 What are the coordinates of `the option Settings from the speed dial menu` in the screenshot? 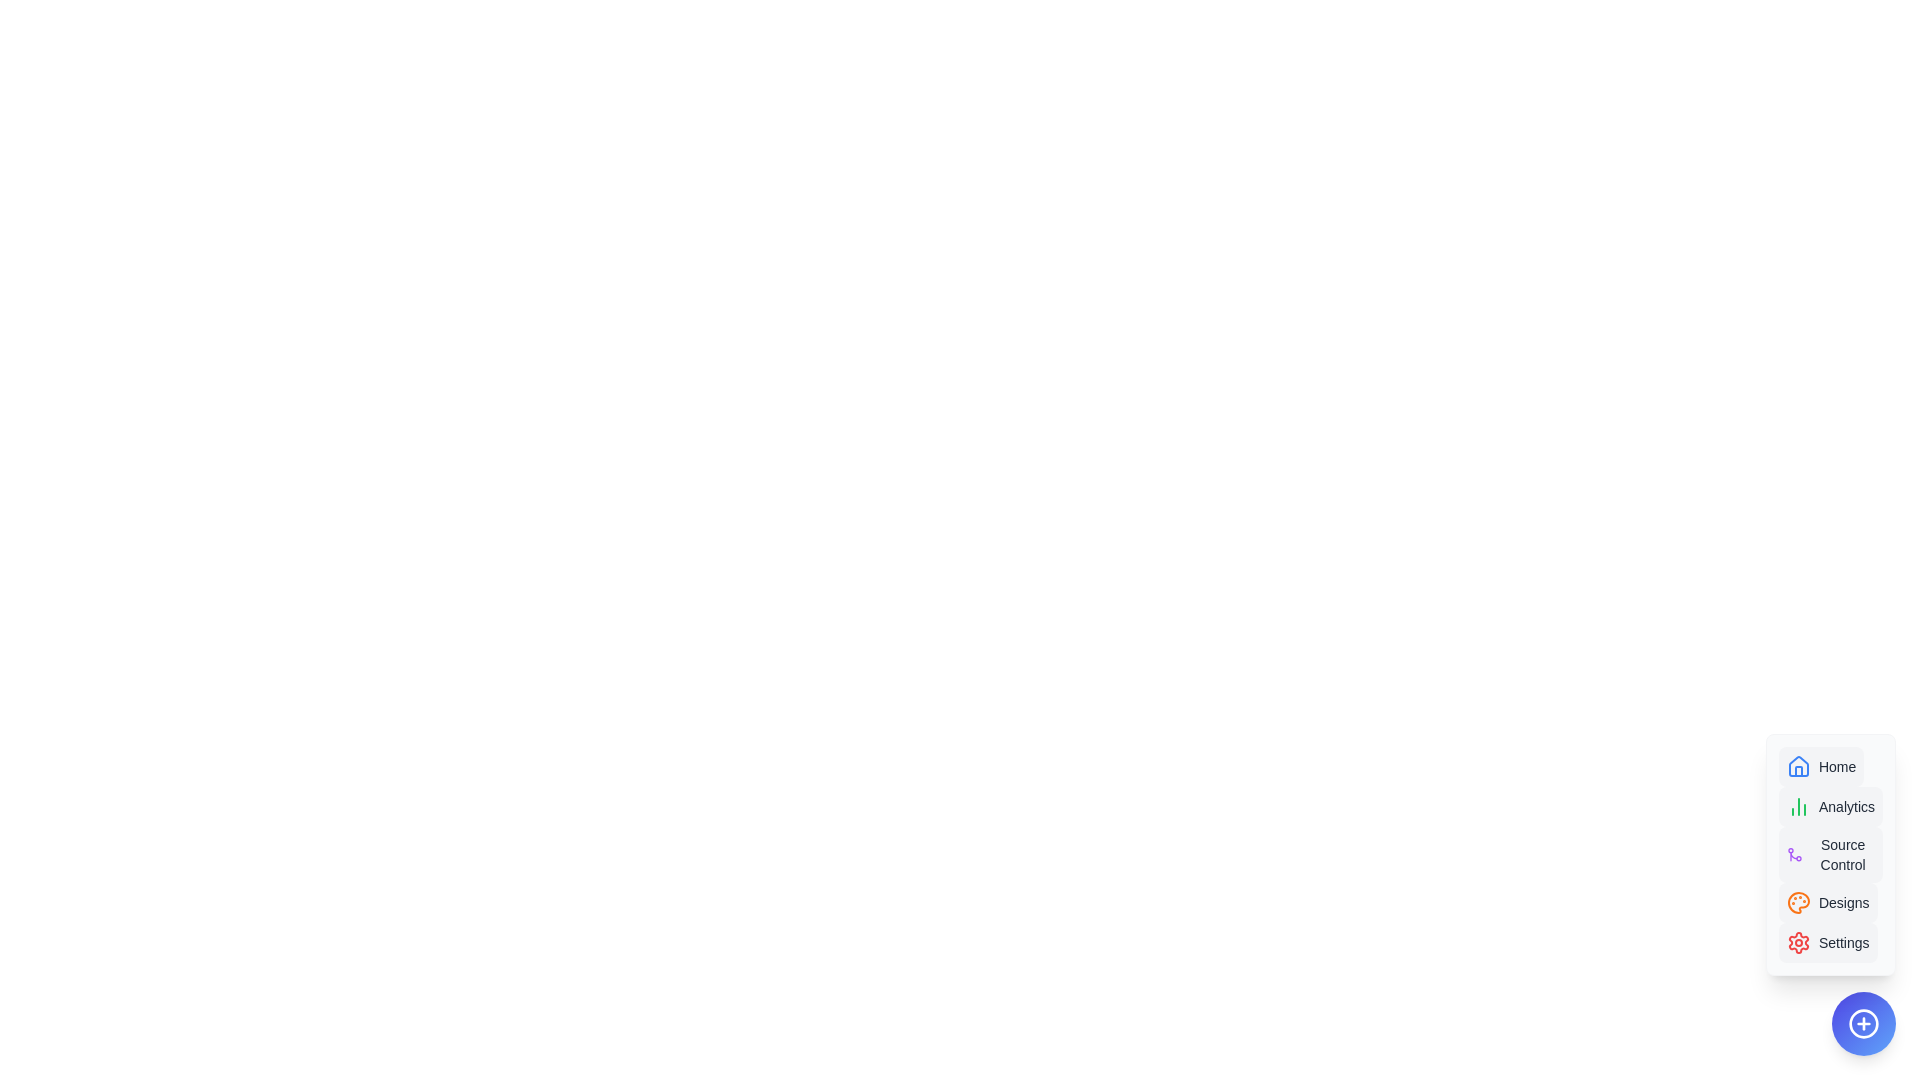 It's located at (1828, 942).